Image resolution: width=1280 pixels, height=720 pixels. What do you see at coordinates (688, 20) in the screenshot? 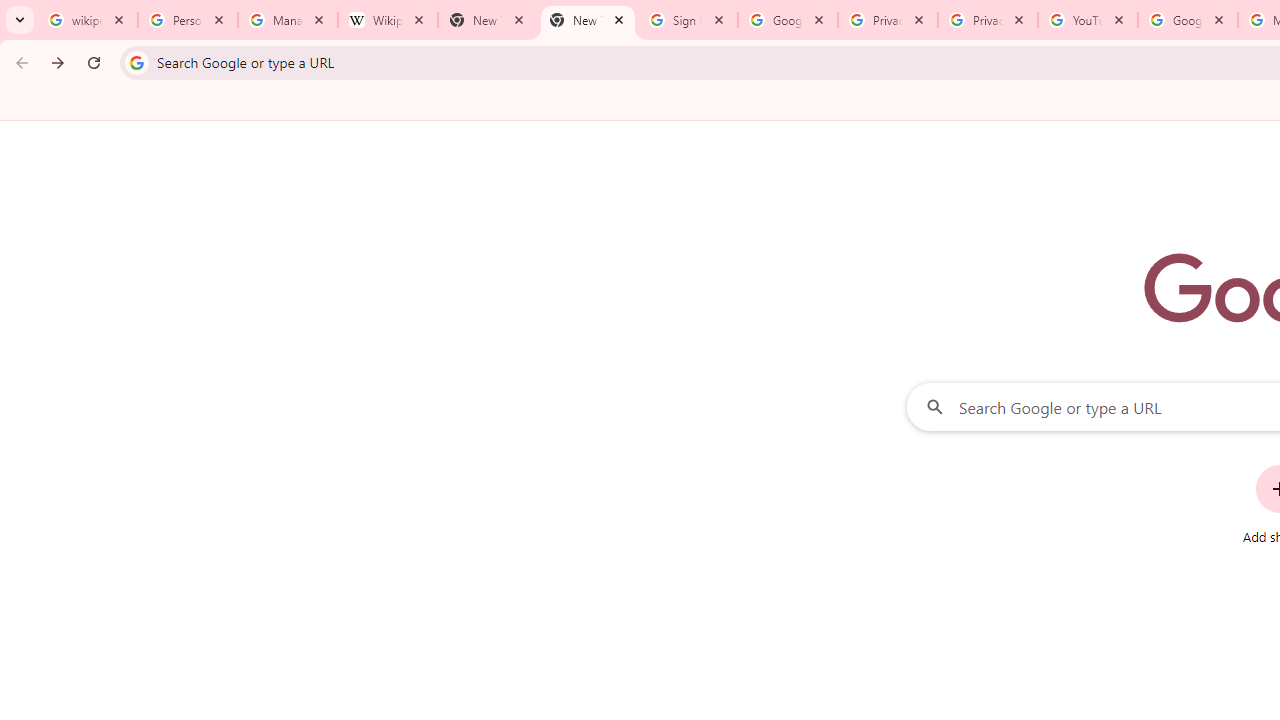
I see `'Sign in - Google Accounts'` at bounding box center [688, 20].